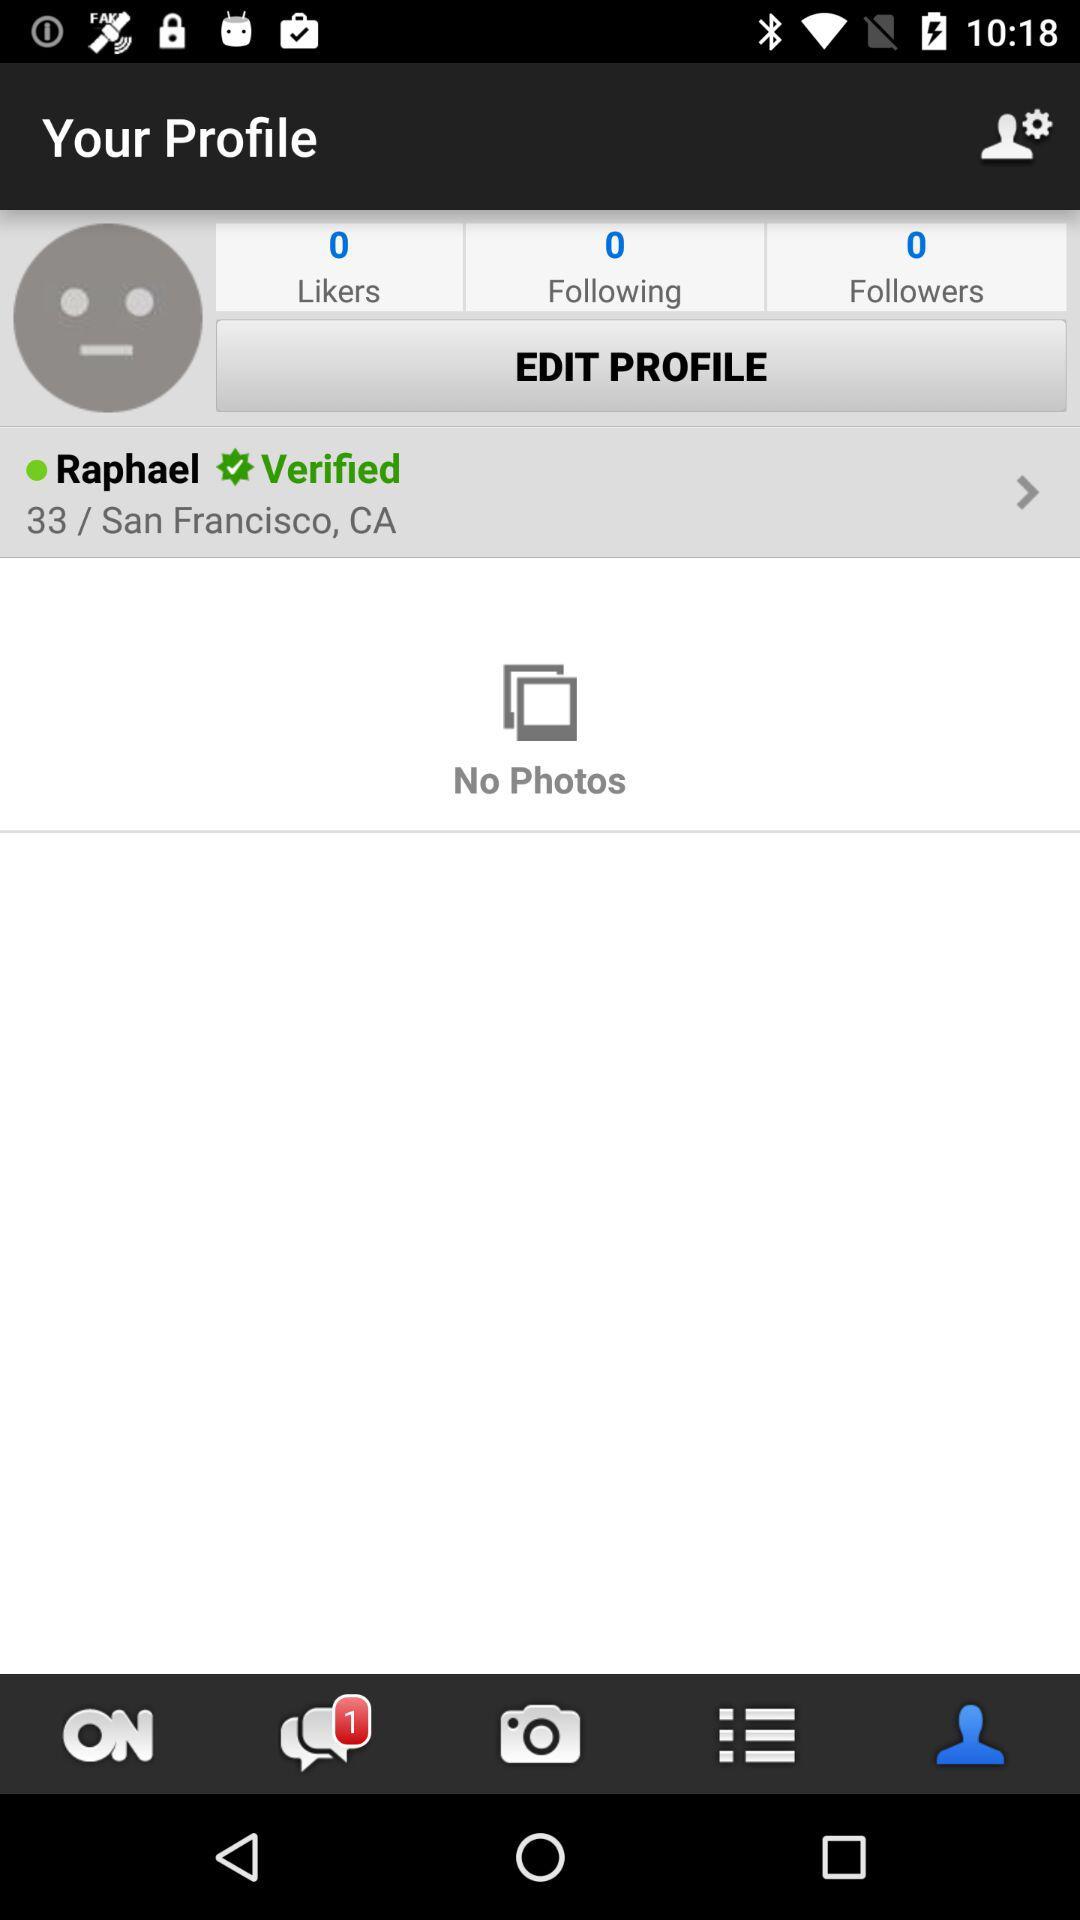  What do you see at coordinates (108, 1733) in the screenshot?
I see `take you to home page` at bounding box center [108, 1733].